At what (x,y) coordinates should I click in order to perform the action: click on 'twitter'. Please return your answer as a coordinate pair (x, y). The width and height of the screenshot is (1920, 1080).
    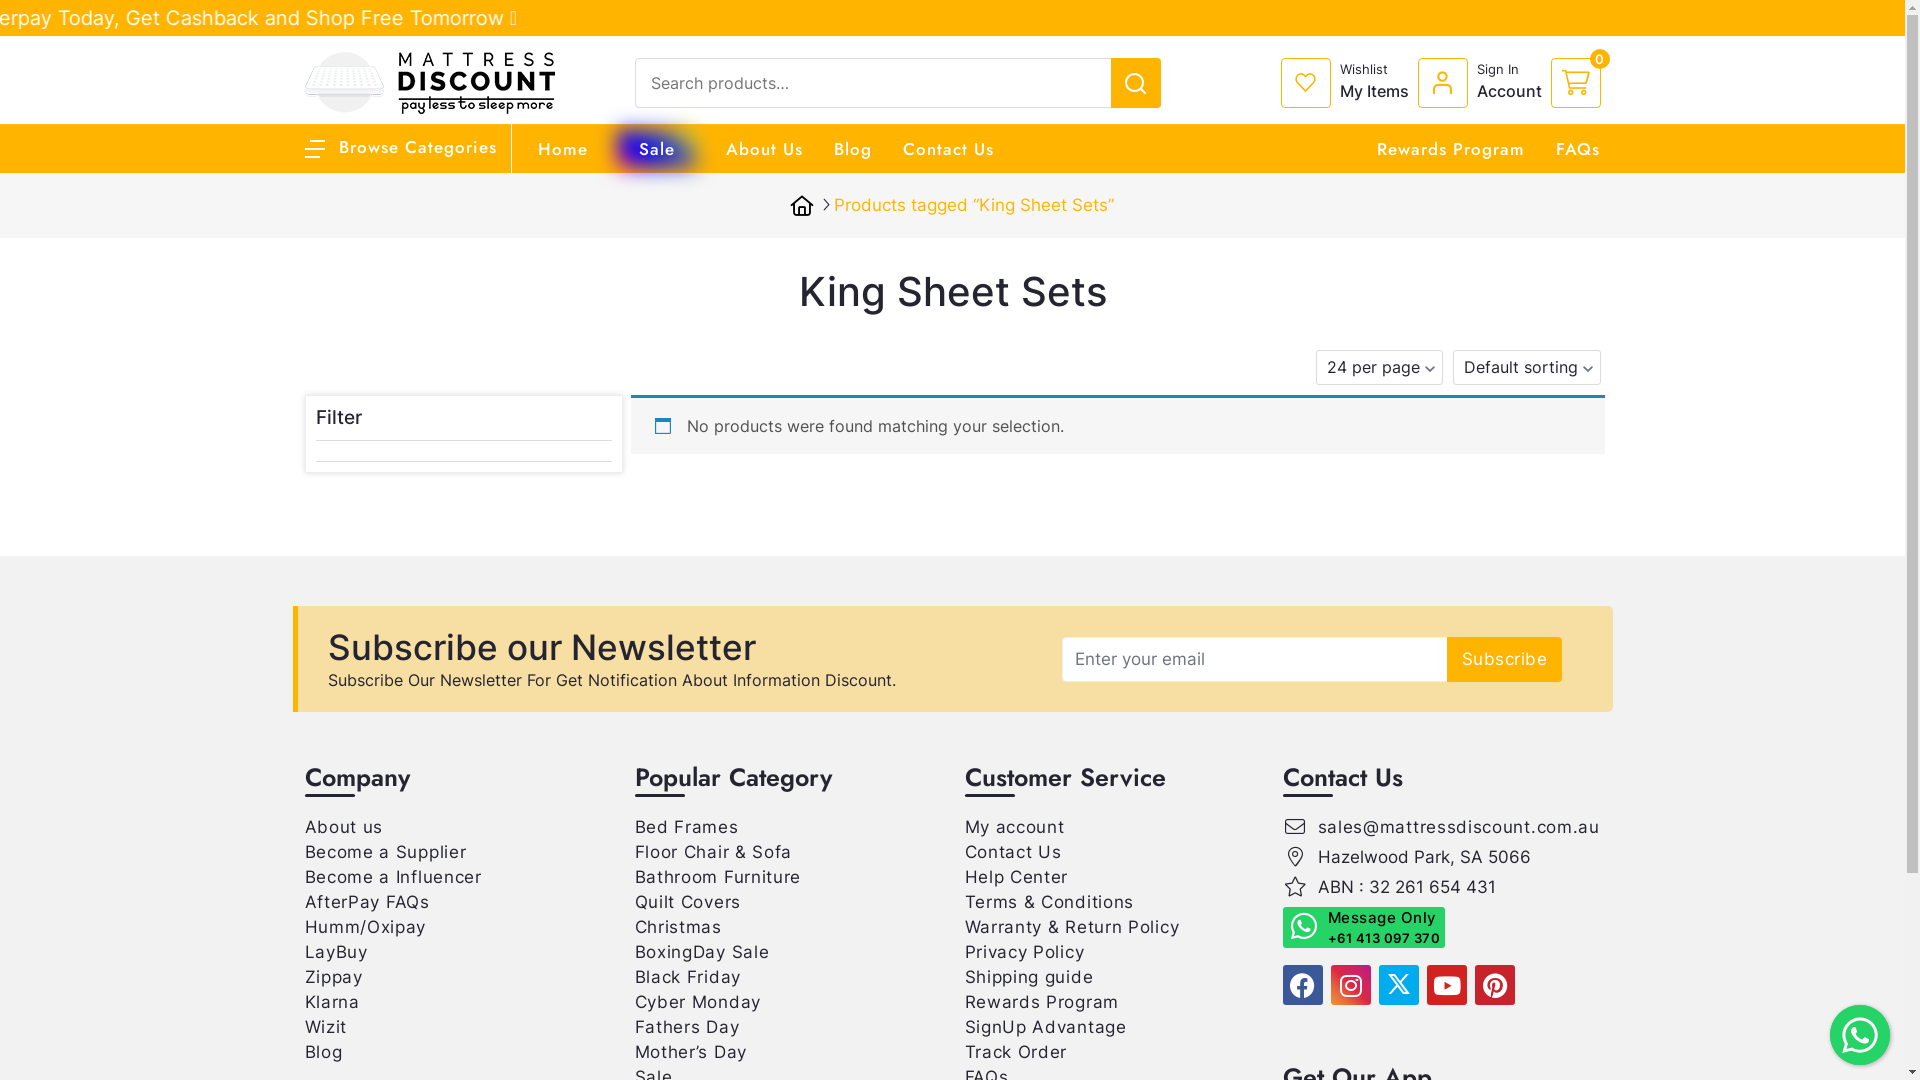
    Looking at the image, I should click on (1376, 983).